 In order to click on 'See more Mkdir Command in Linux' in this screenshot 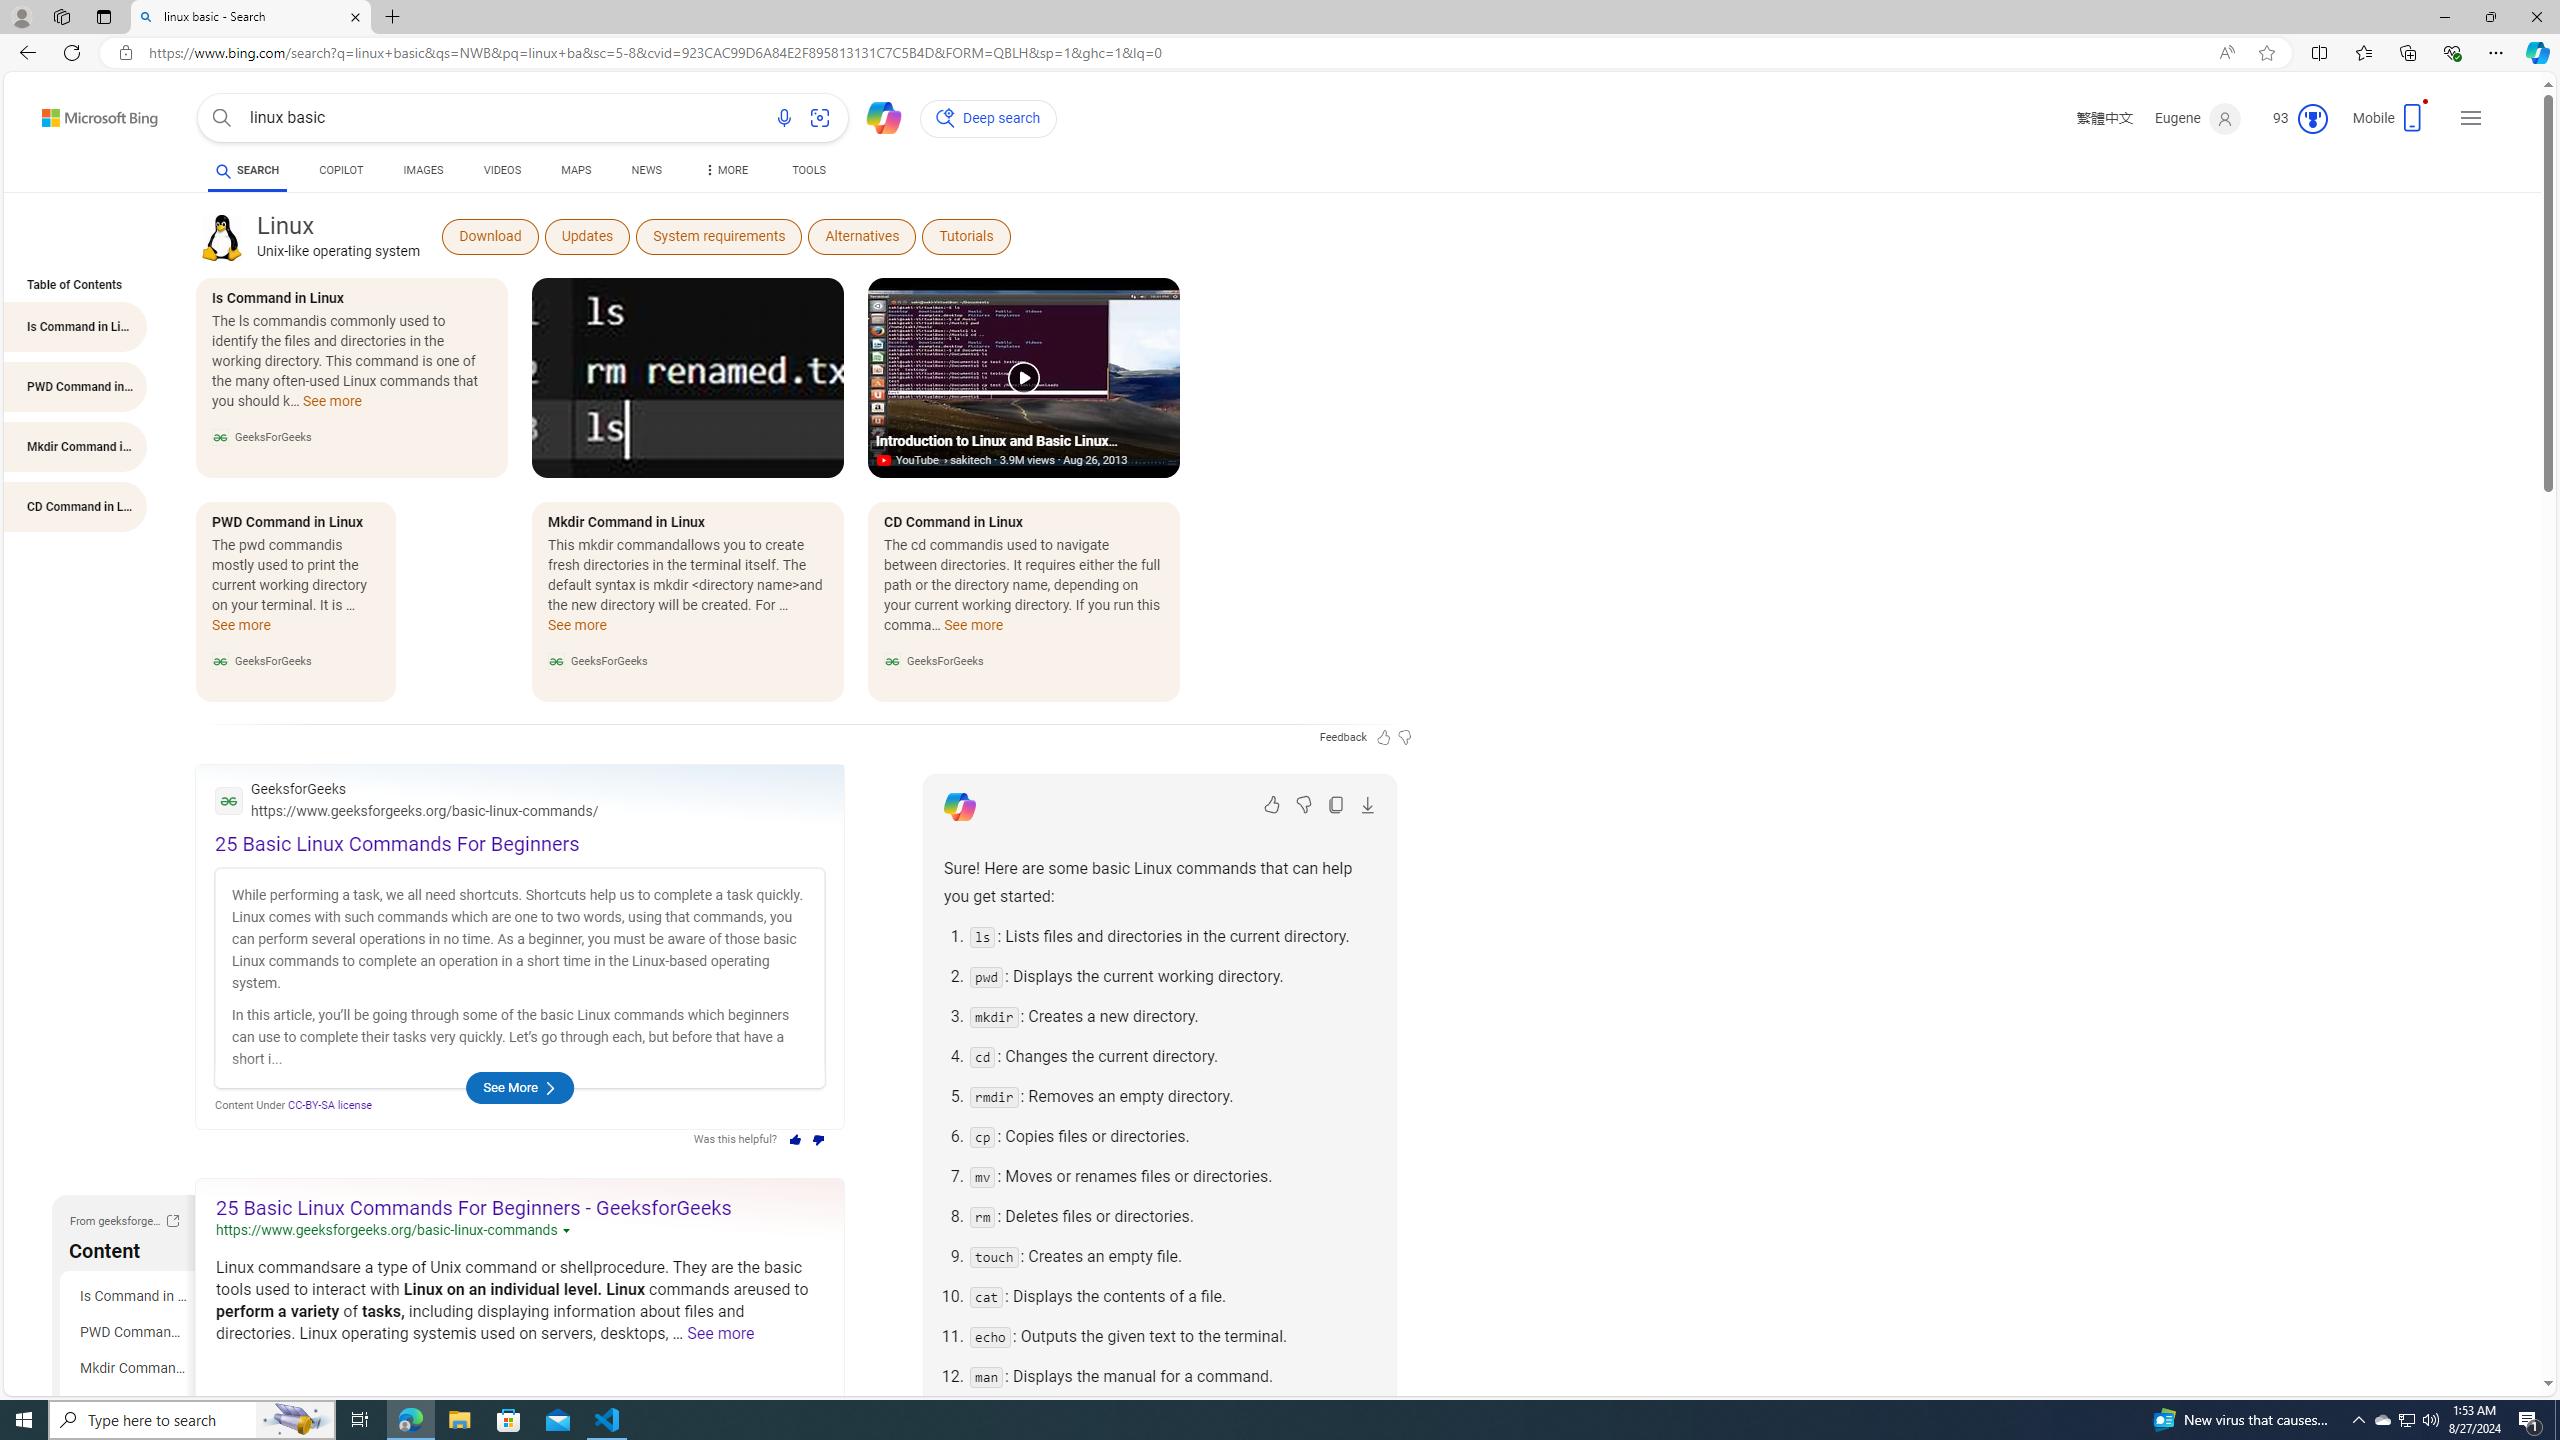, I will do `click(576, 631)`.